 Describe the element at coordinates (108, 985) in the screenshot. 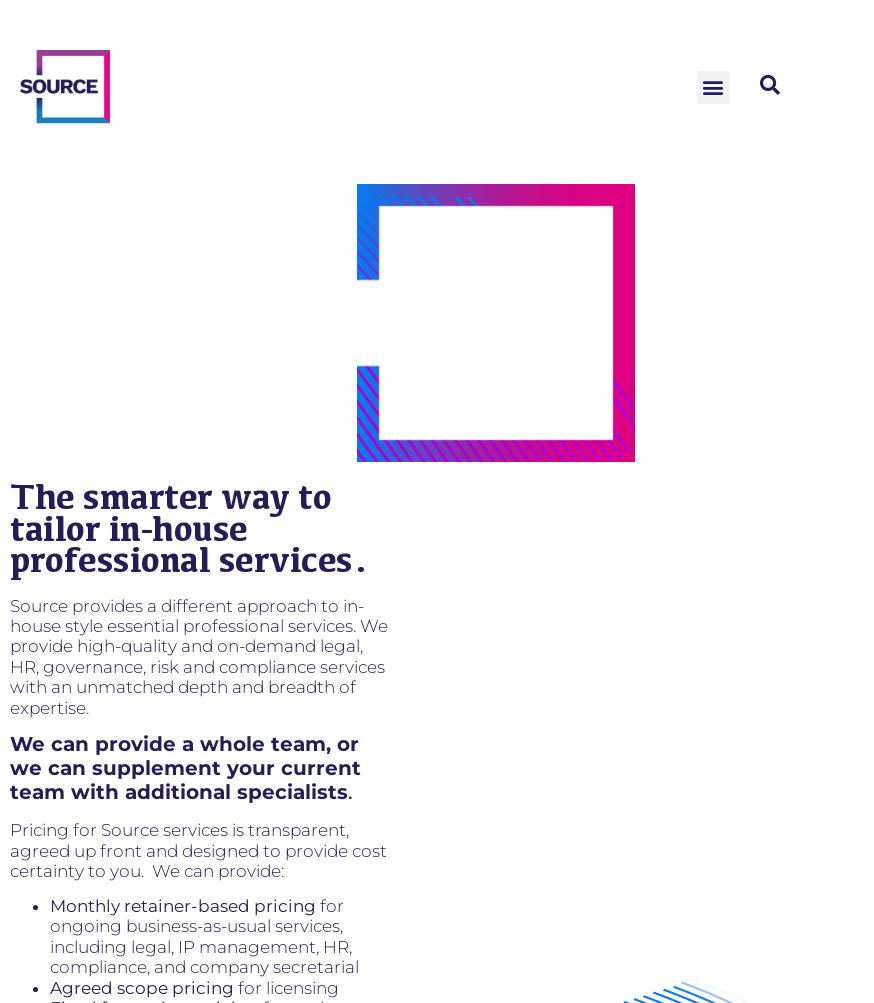

I see `'Agreed scope'` at that location.